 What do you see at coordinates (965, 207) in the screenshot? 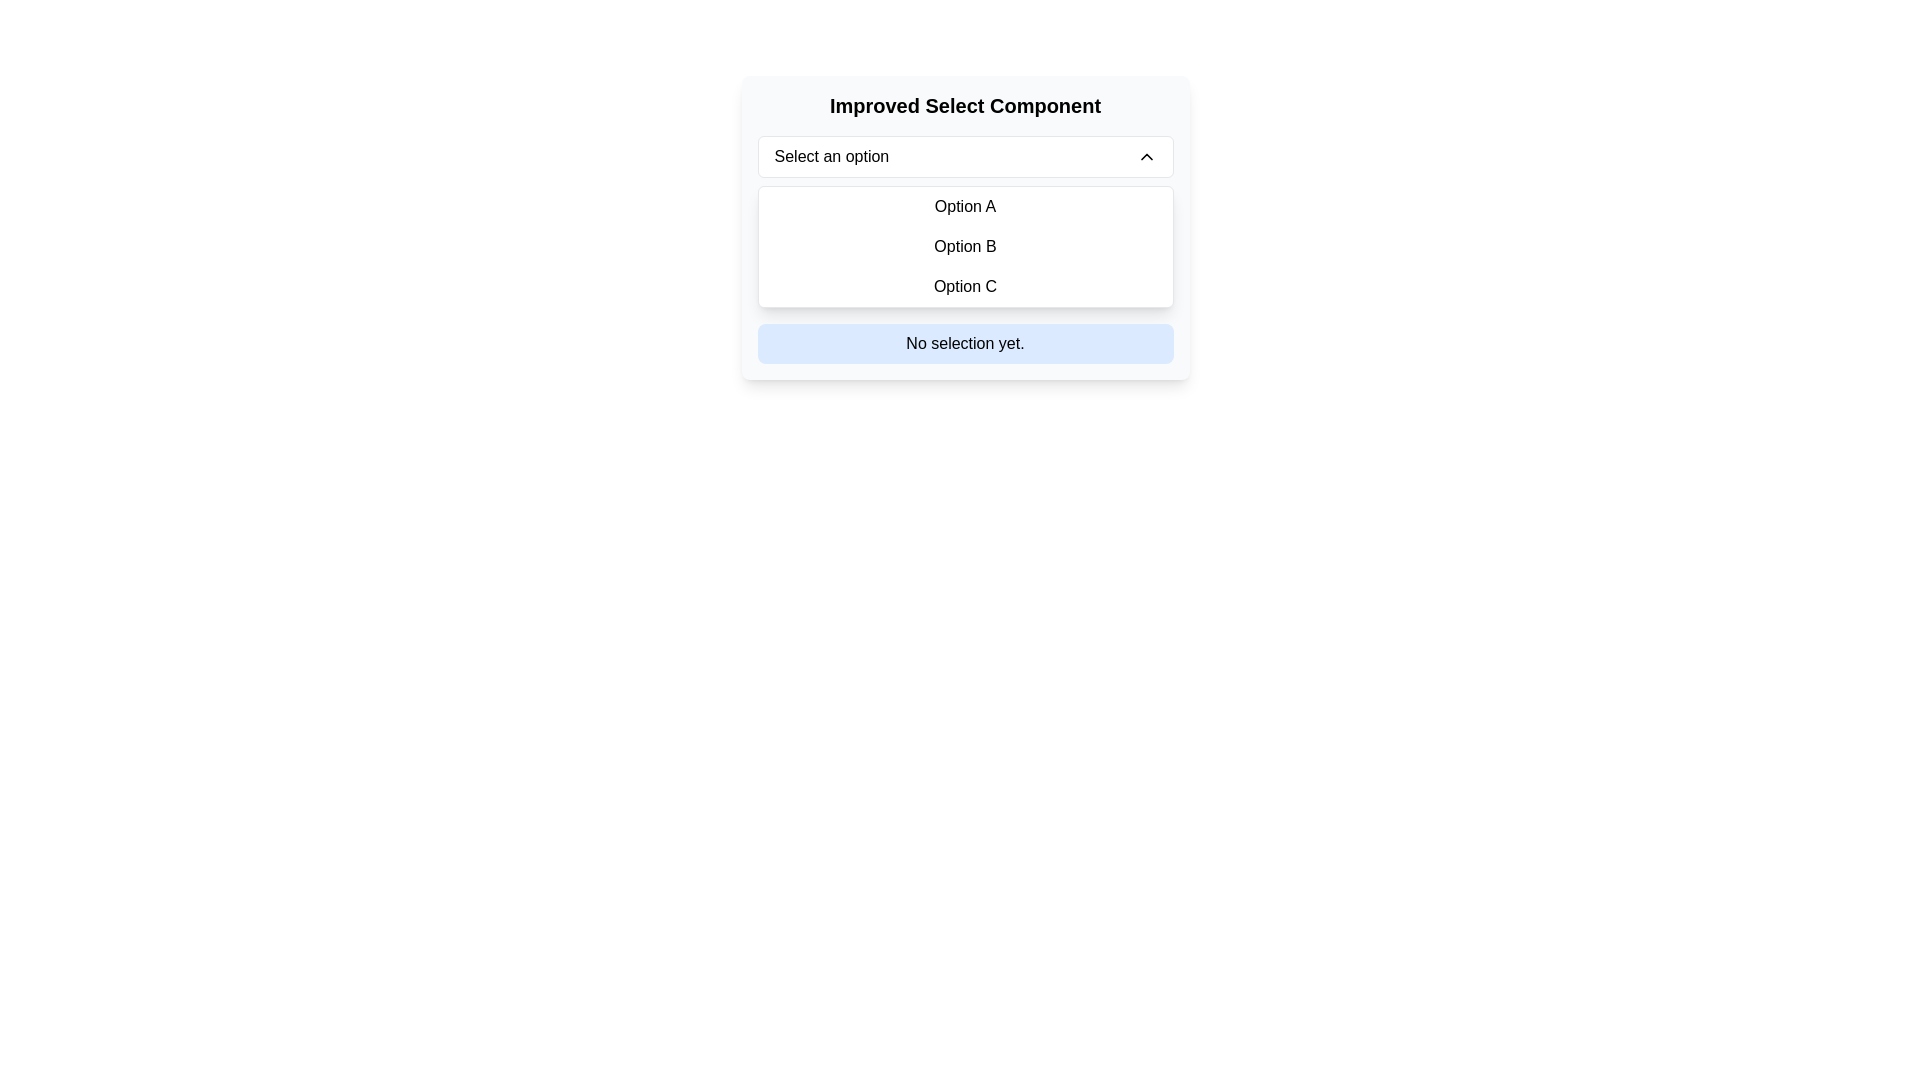
I see `the first list item labeled 'Option A'` at bounding box center [965, 207].